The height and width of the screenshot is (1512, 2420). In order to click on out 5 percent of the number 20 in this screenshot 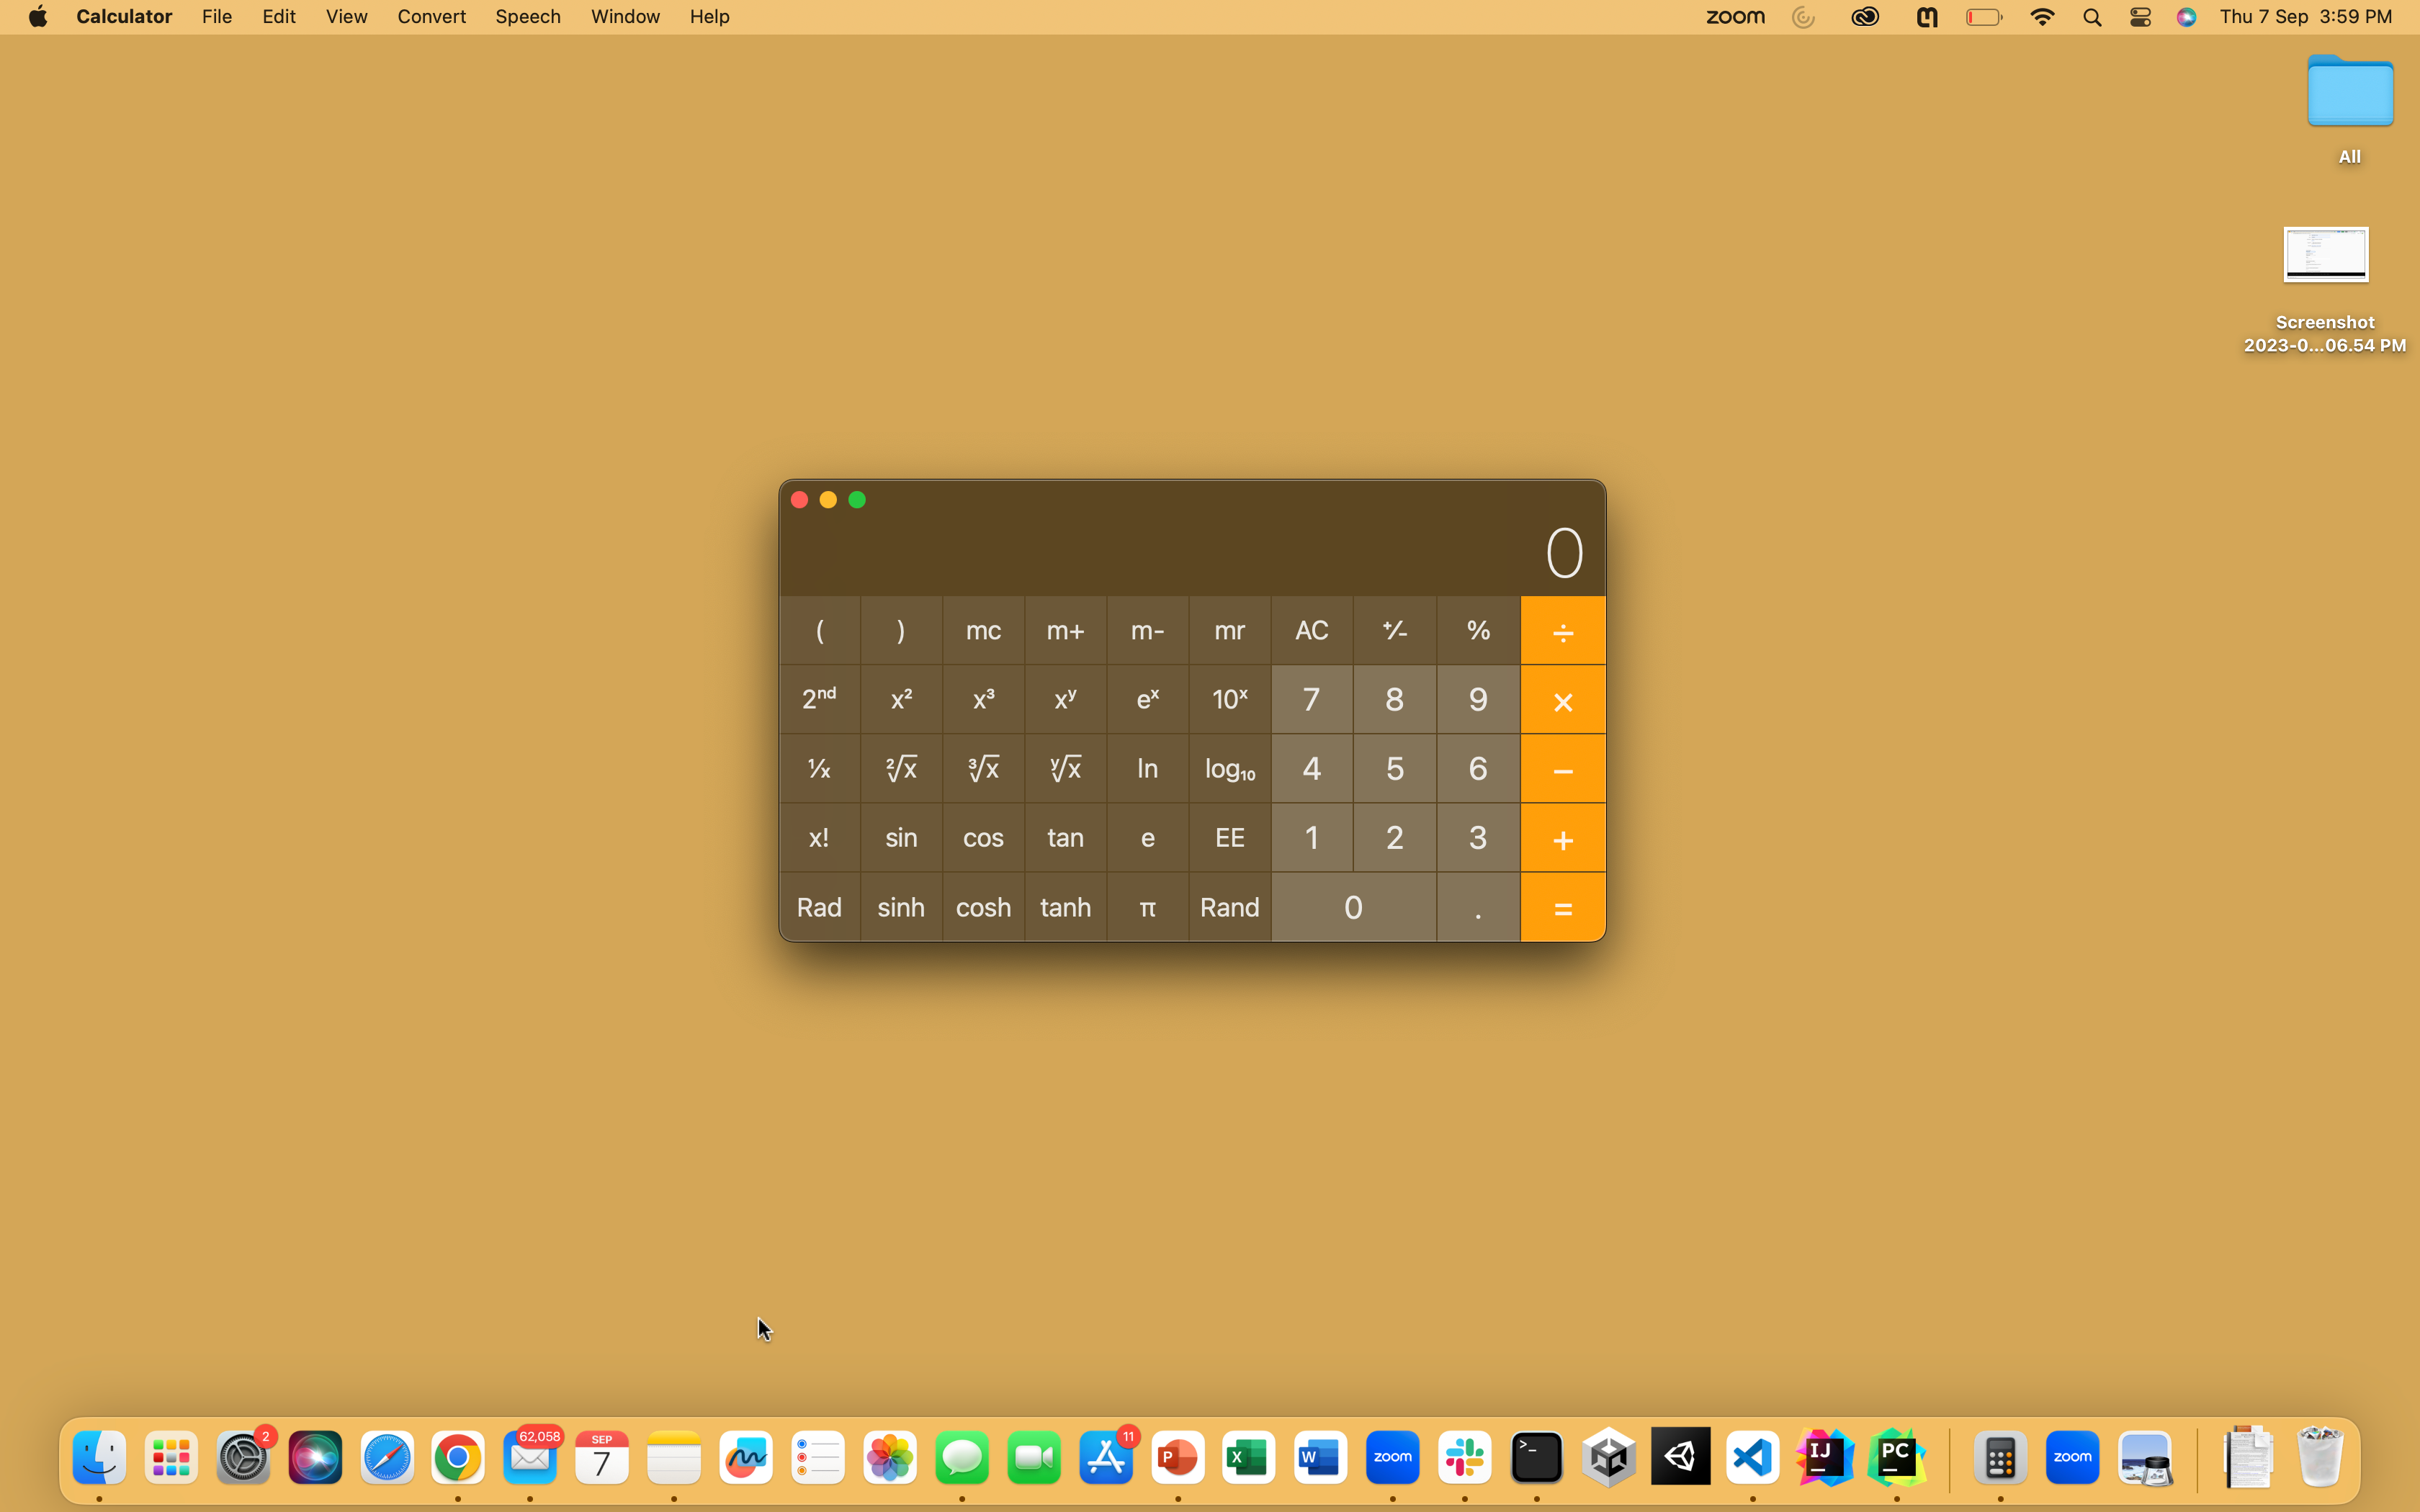, I will do `click(1395, 765)`.